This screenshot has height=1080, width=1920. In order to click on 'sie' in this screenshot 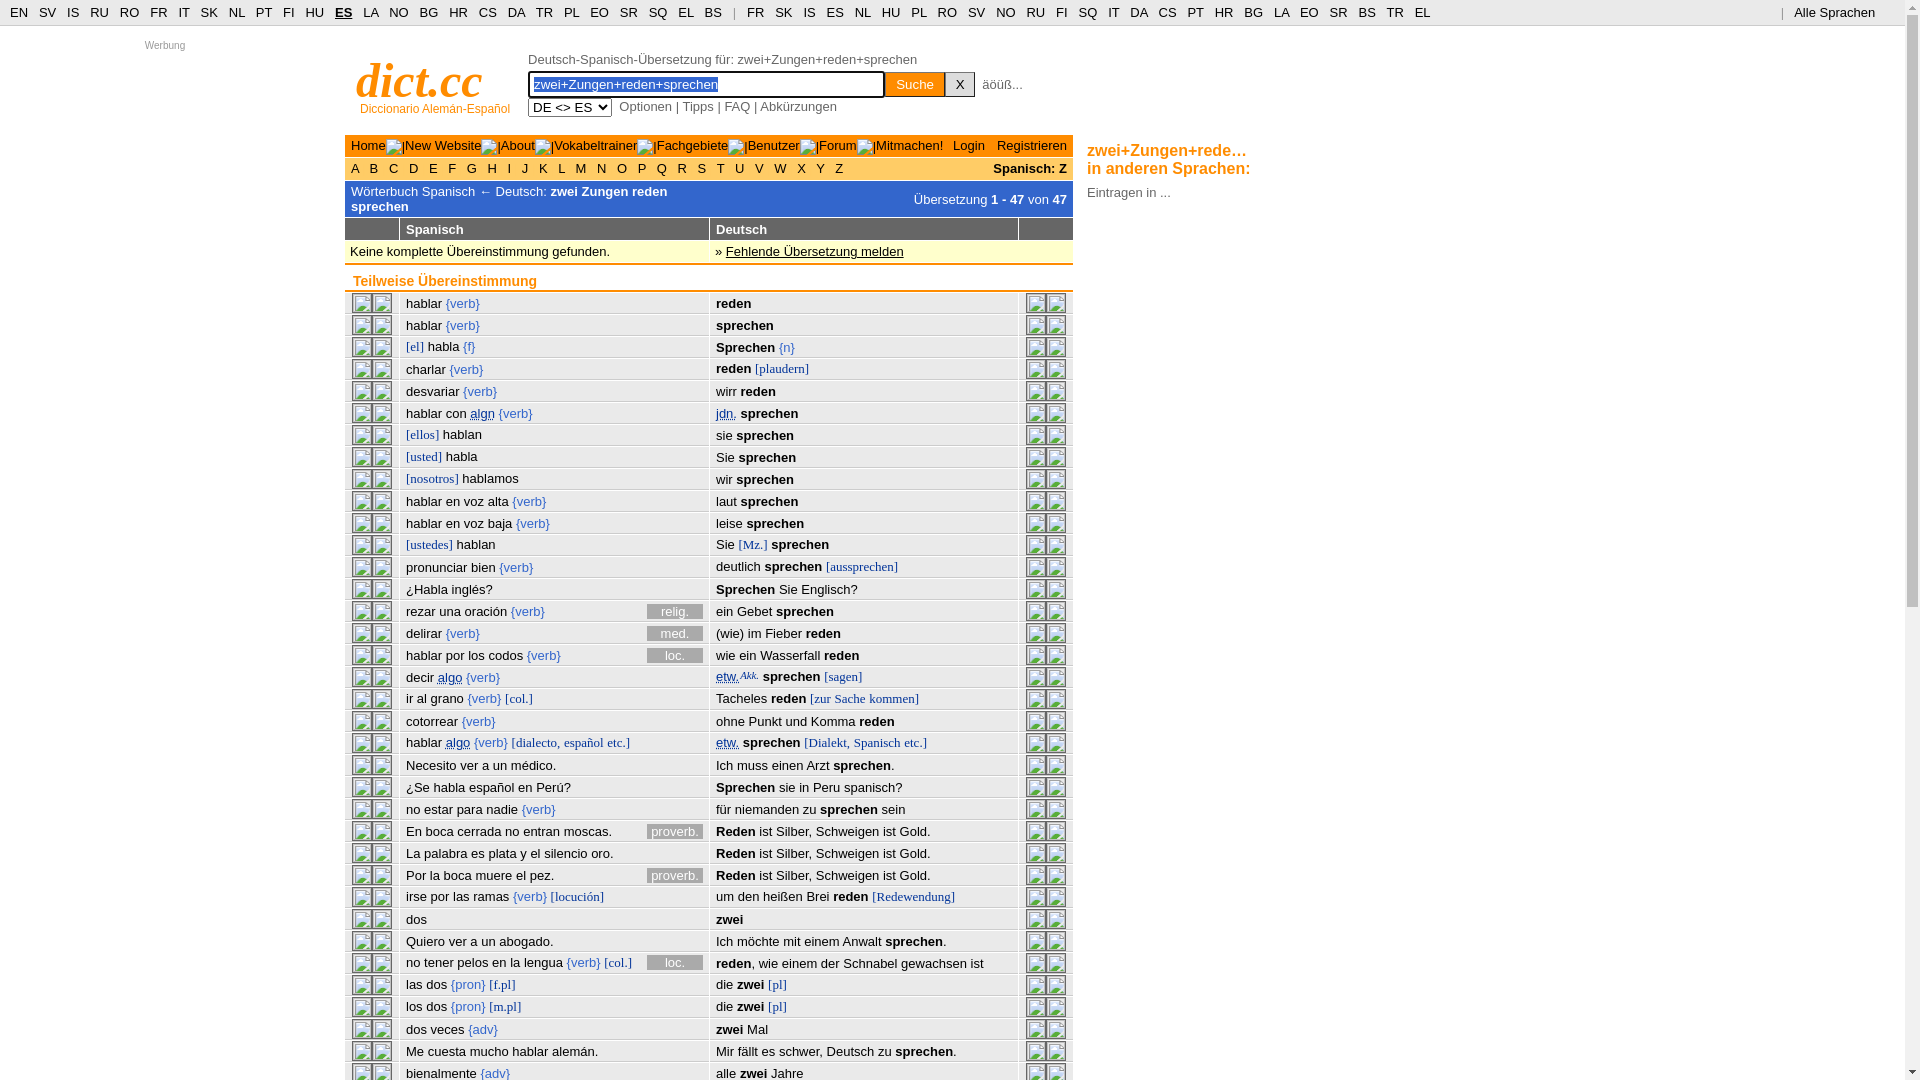, I will do `click(777, 786)`.